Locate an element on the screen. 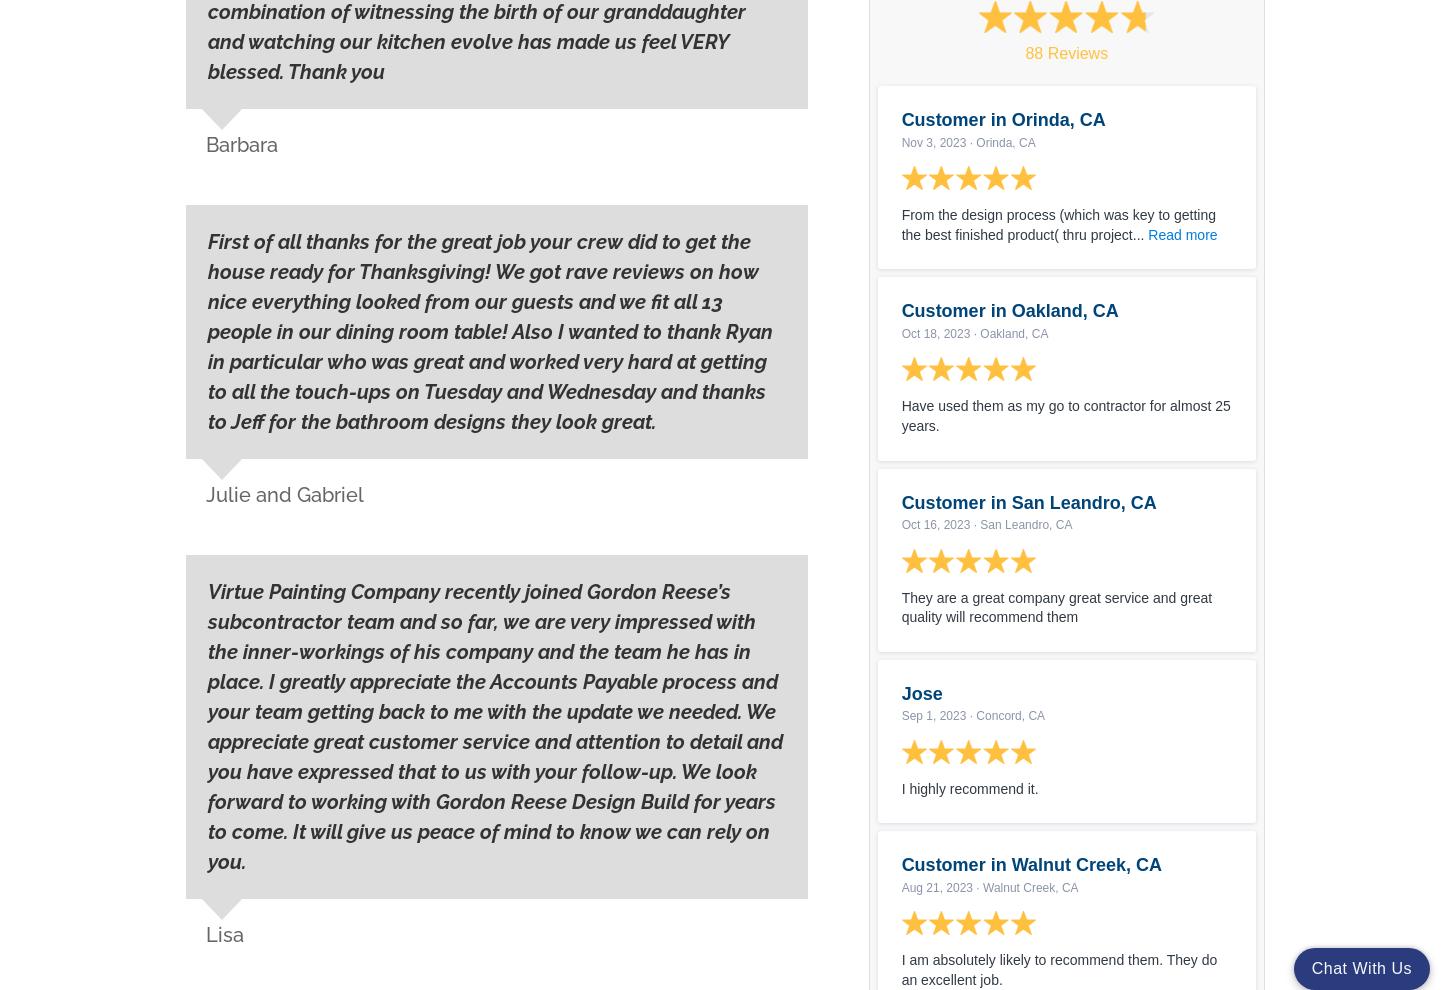  '· Walnut Creek, CA' is located at coordinates (1025, 887).